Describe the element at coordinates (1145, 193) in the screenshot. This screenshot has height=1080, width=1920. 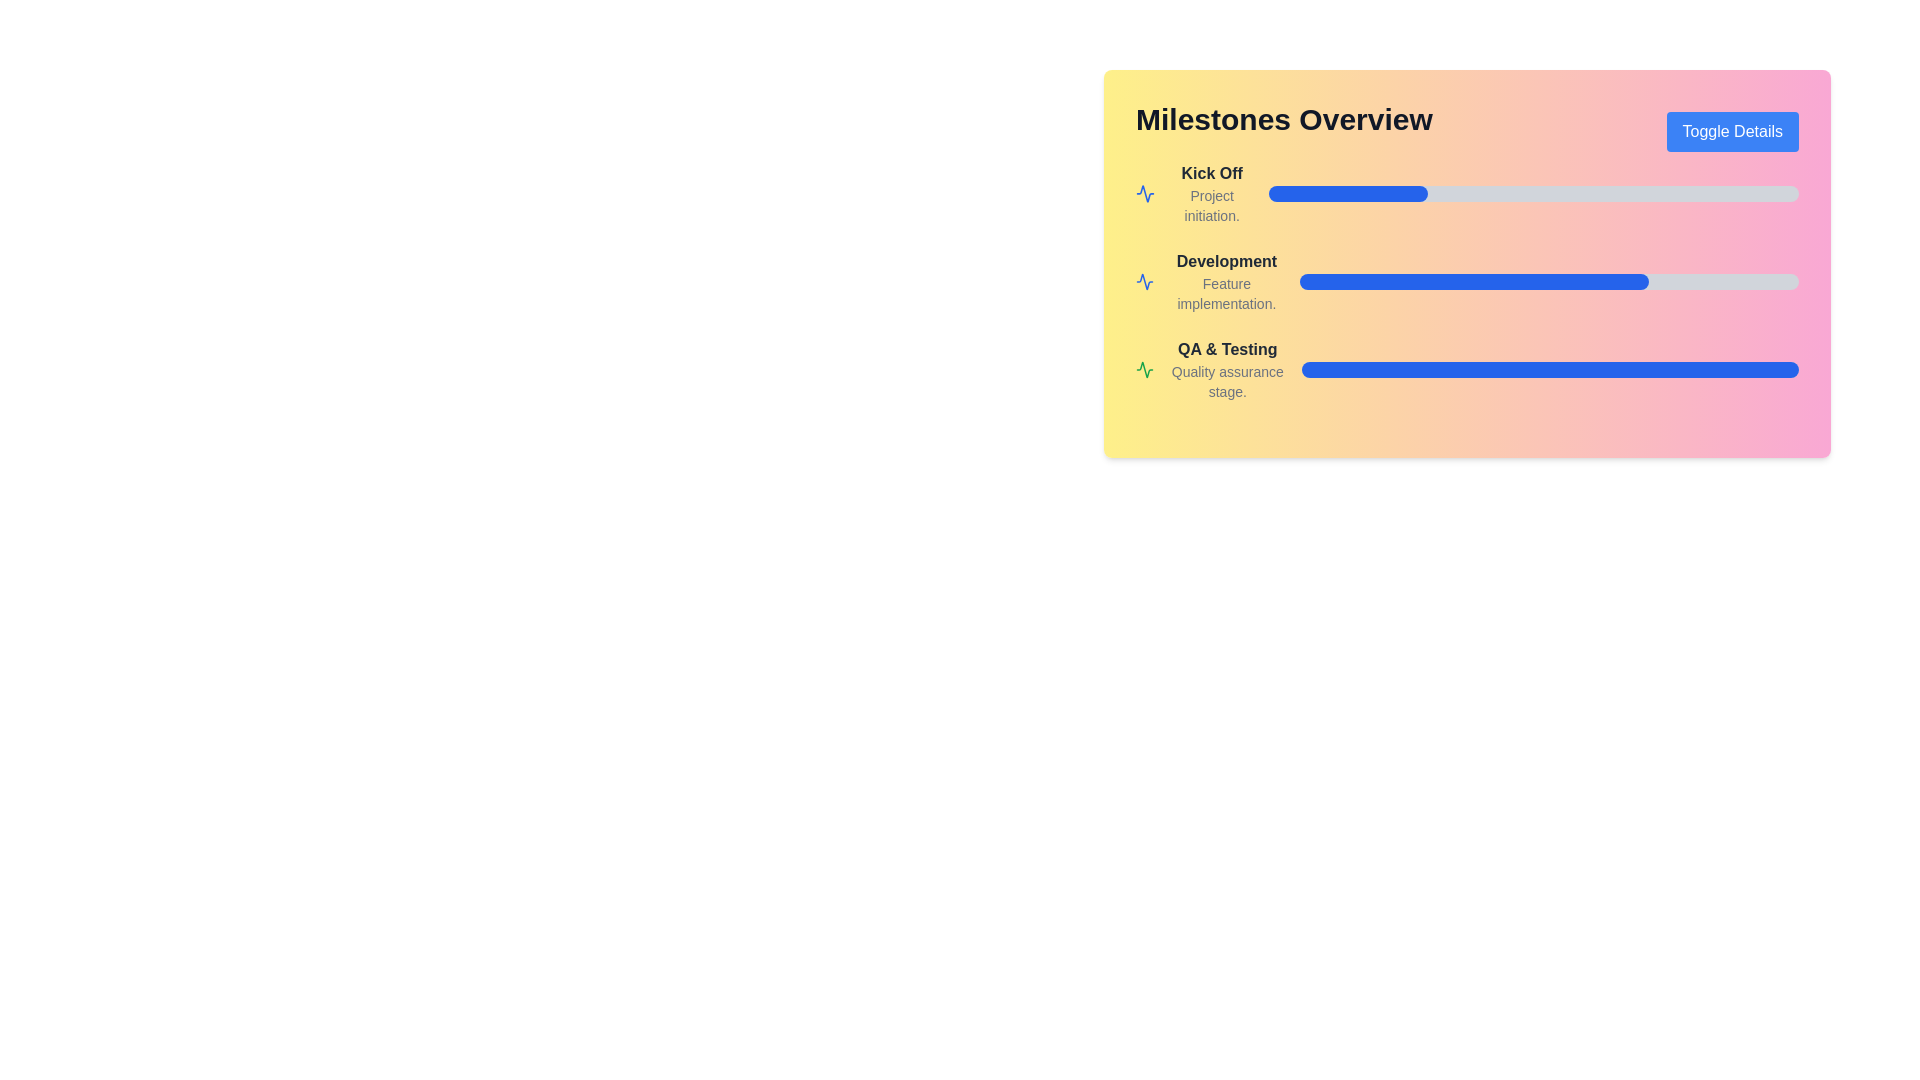
I see `the oscilloscope wave icon, which has a bold blue outline and is located to the left of the 'Kick Off' text in the 'Milestones Overview' section` at that location.